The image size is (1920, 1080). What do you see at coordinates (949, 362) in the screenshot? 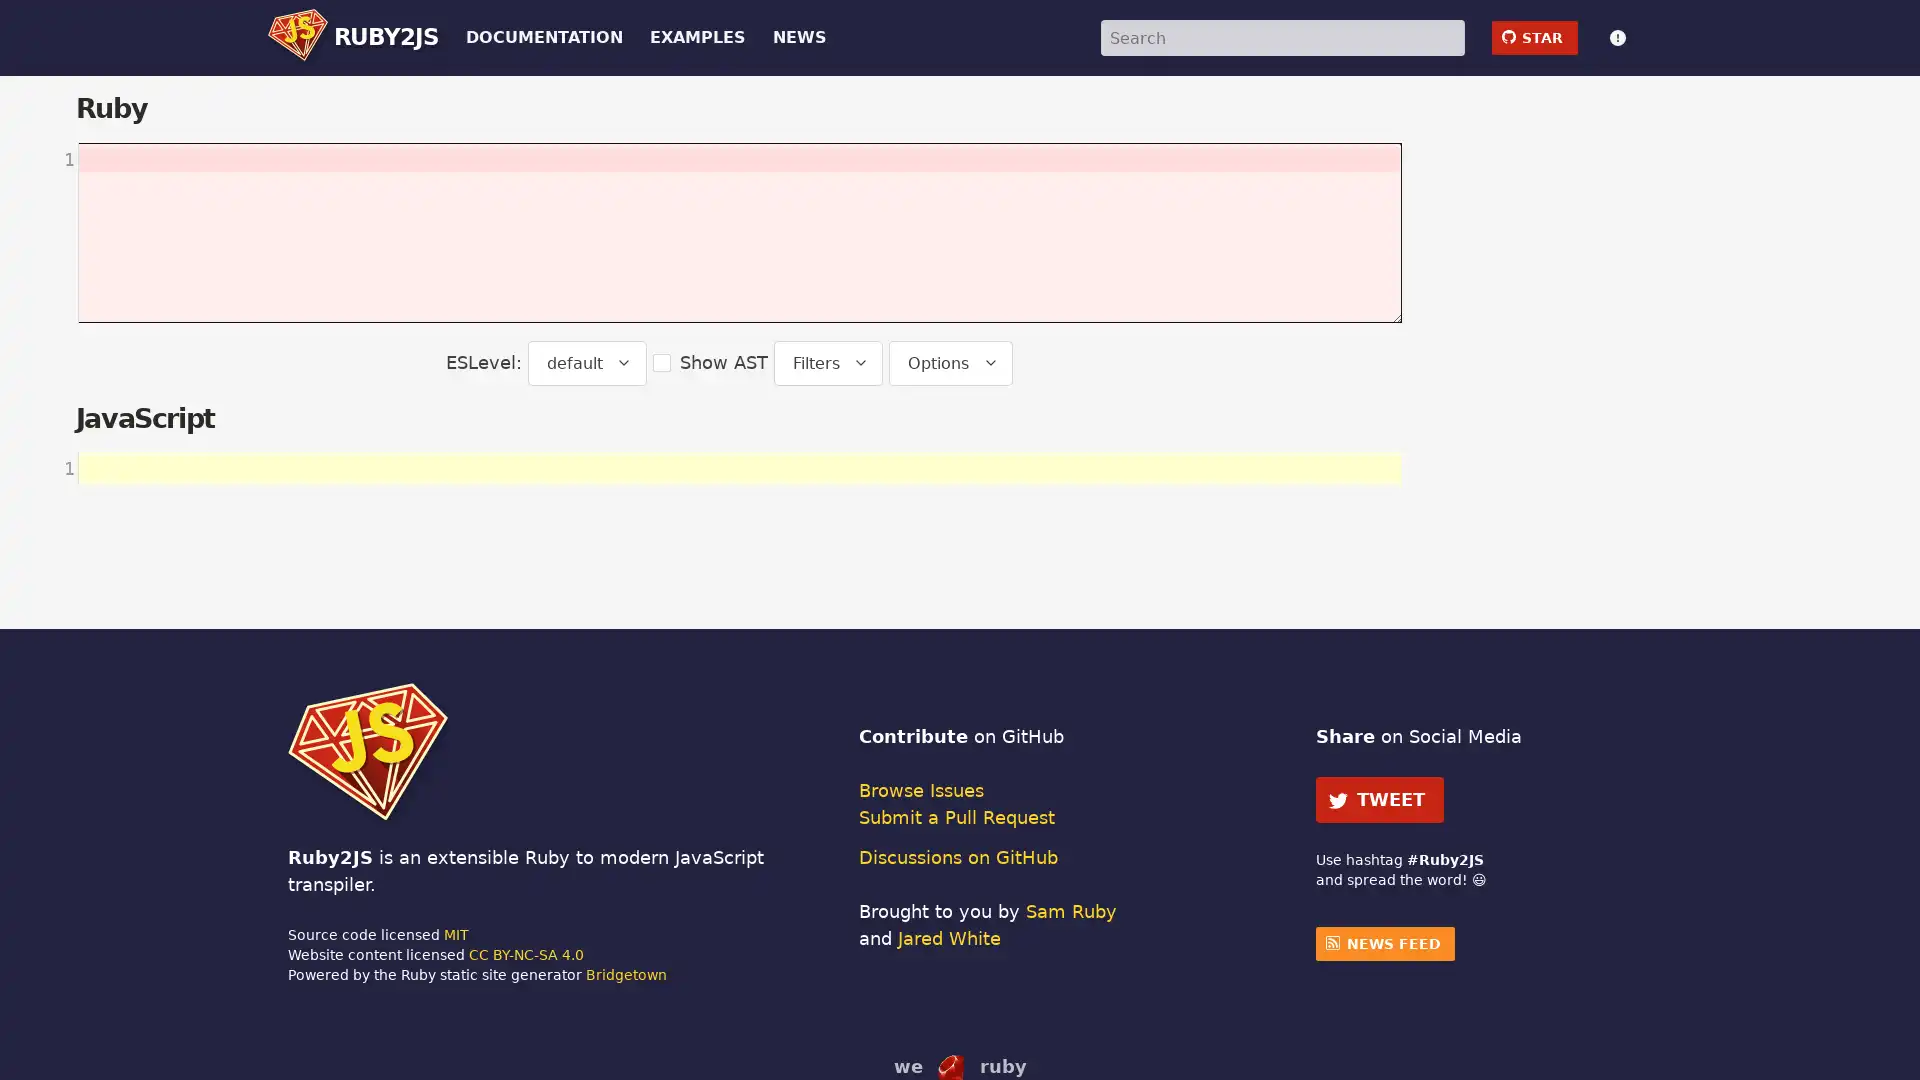
I see `Options` at bounding box center [949, 362].